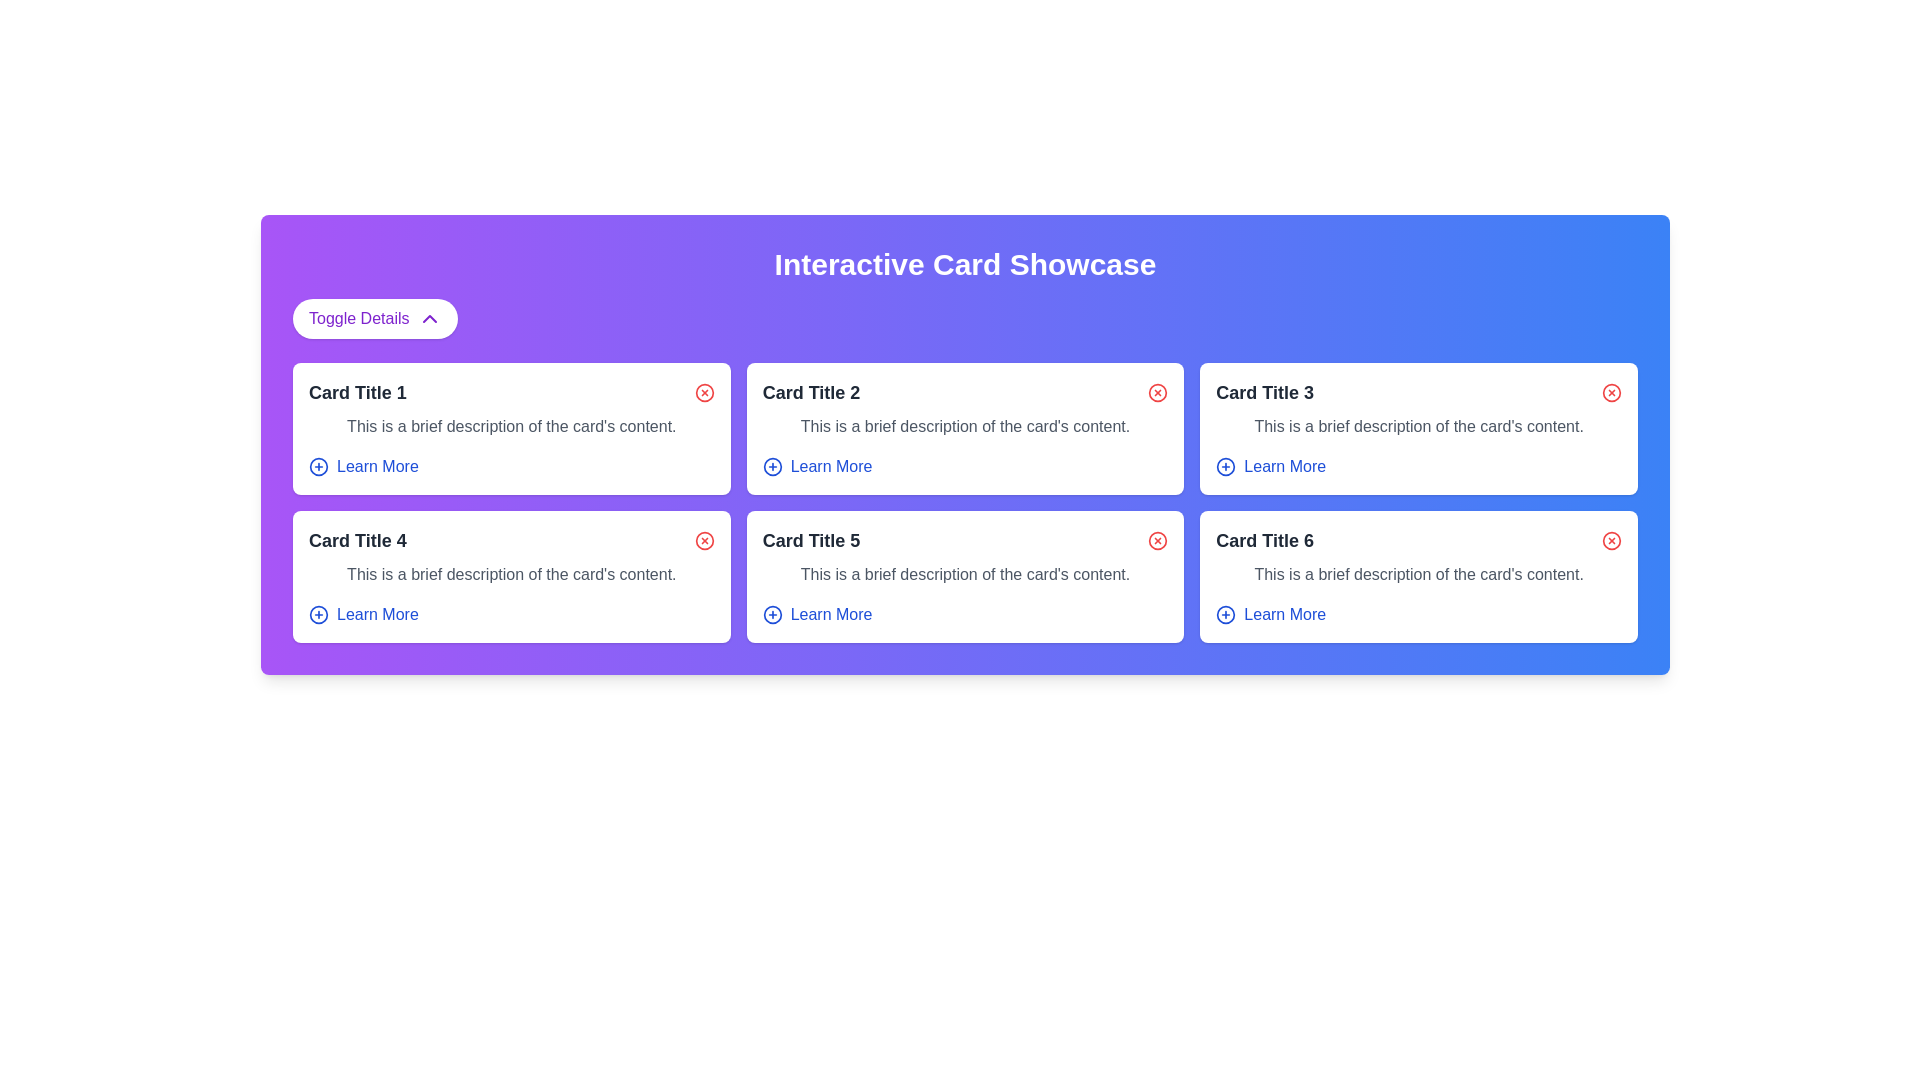  Describe the element at coordinates (1612, 393) in the screenshot. I see `the circular icon with a red stroke located in the top-right corner of the third card in the grid layout, adjacent to the card's title and description` at that location.